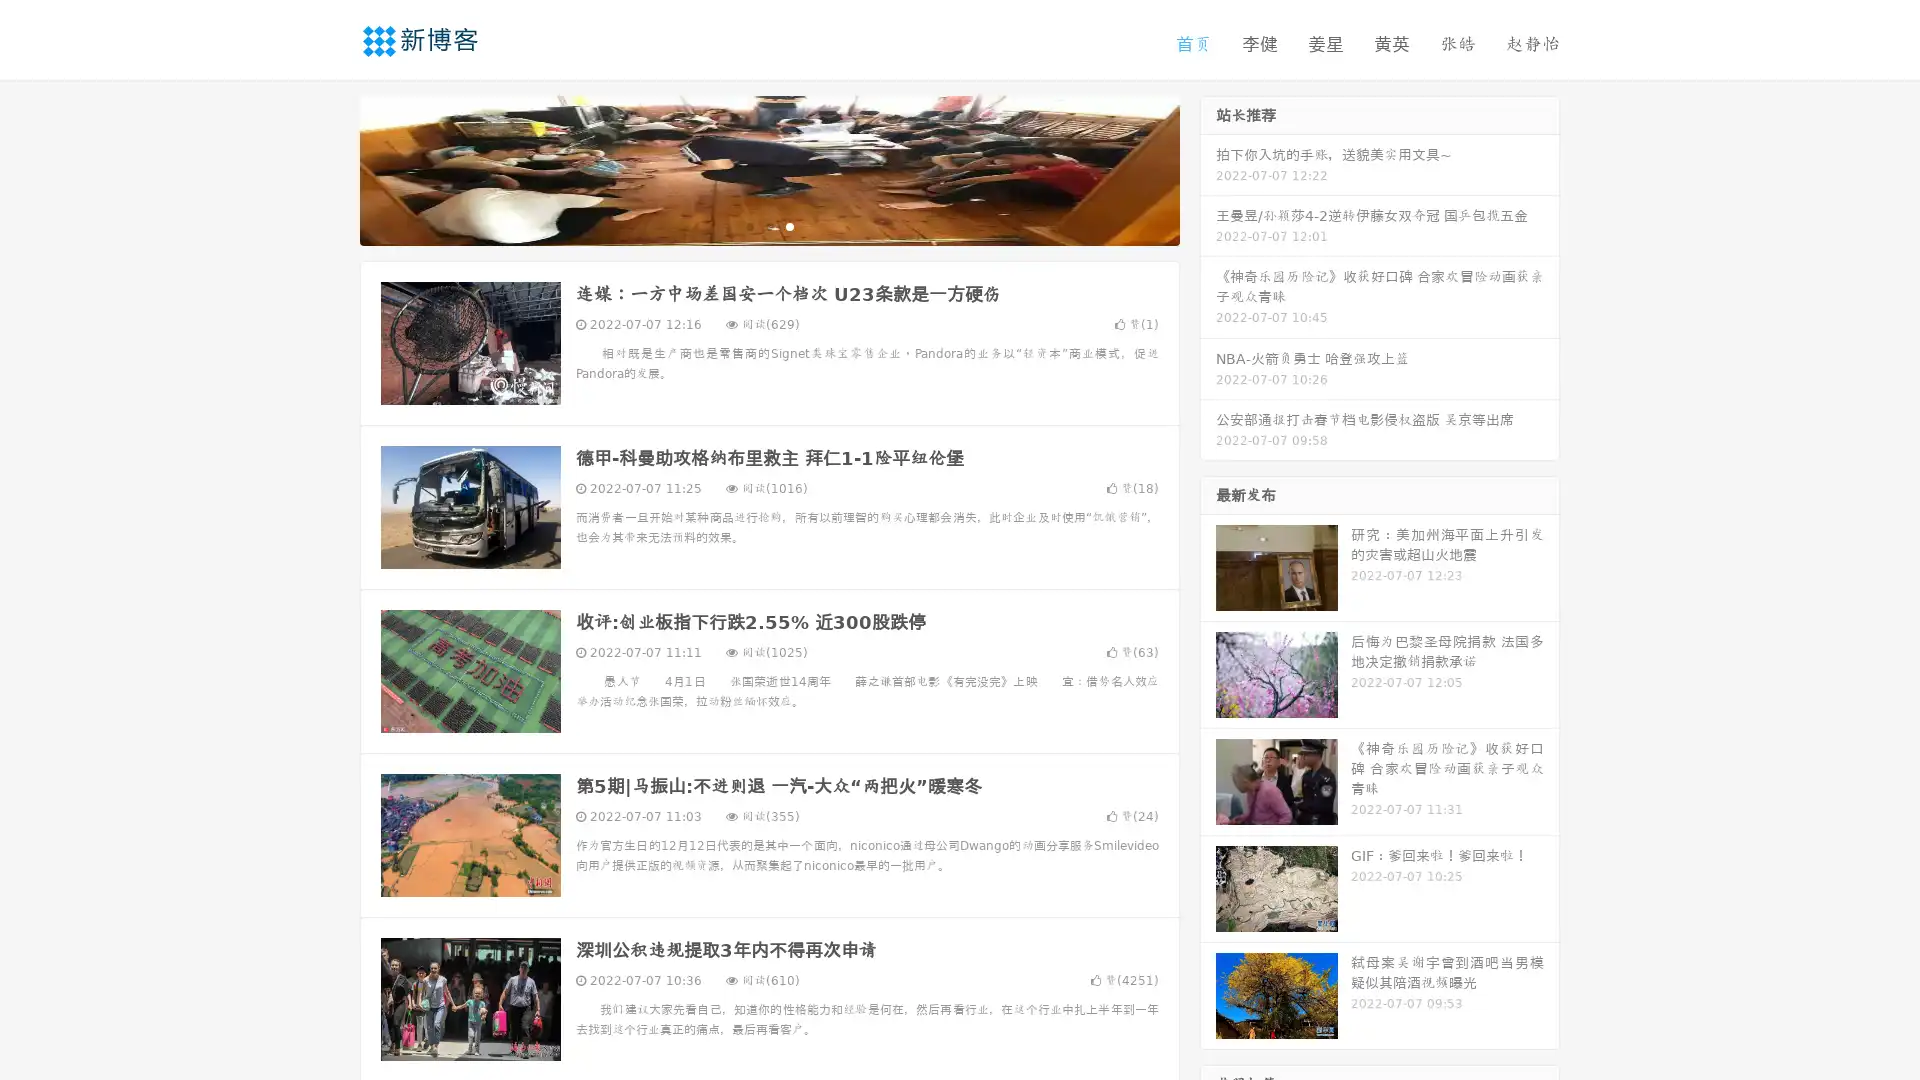 The height and width of the screenshot is (1080, 1920). Describe the element at coordinates (768, 225) in the screenshot. I see `Go to slide 2` at that location.